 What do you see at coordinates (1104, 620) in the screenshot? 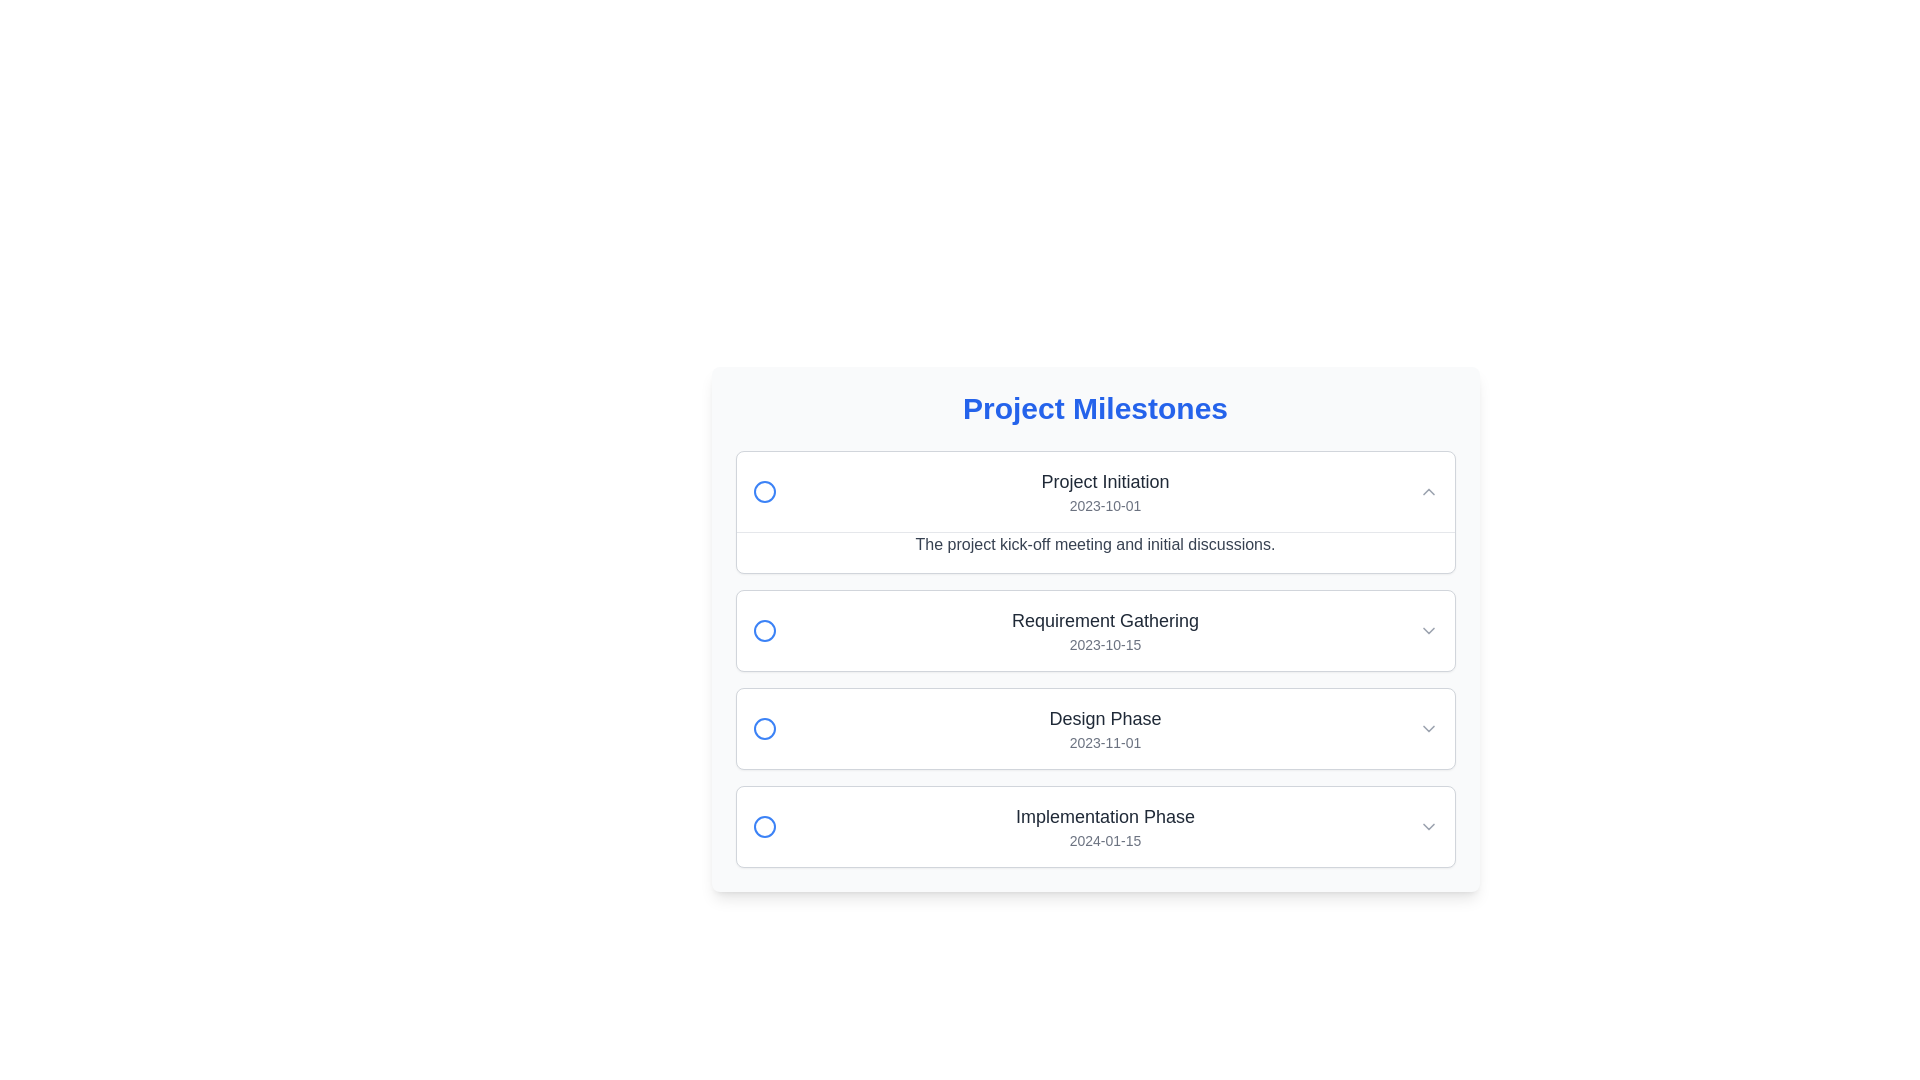
I see `the text label displaying 'Requirement Gathering' in the second milestone card of the 'Project Milestones' list` at bounding box center [1104, 620].